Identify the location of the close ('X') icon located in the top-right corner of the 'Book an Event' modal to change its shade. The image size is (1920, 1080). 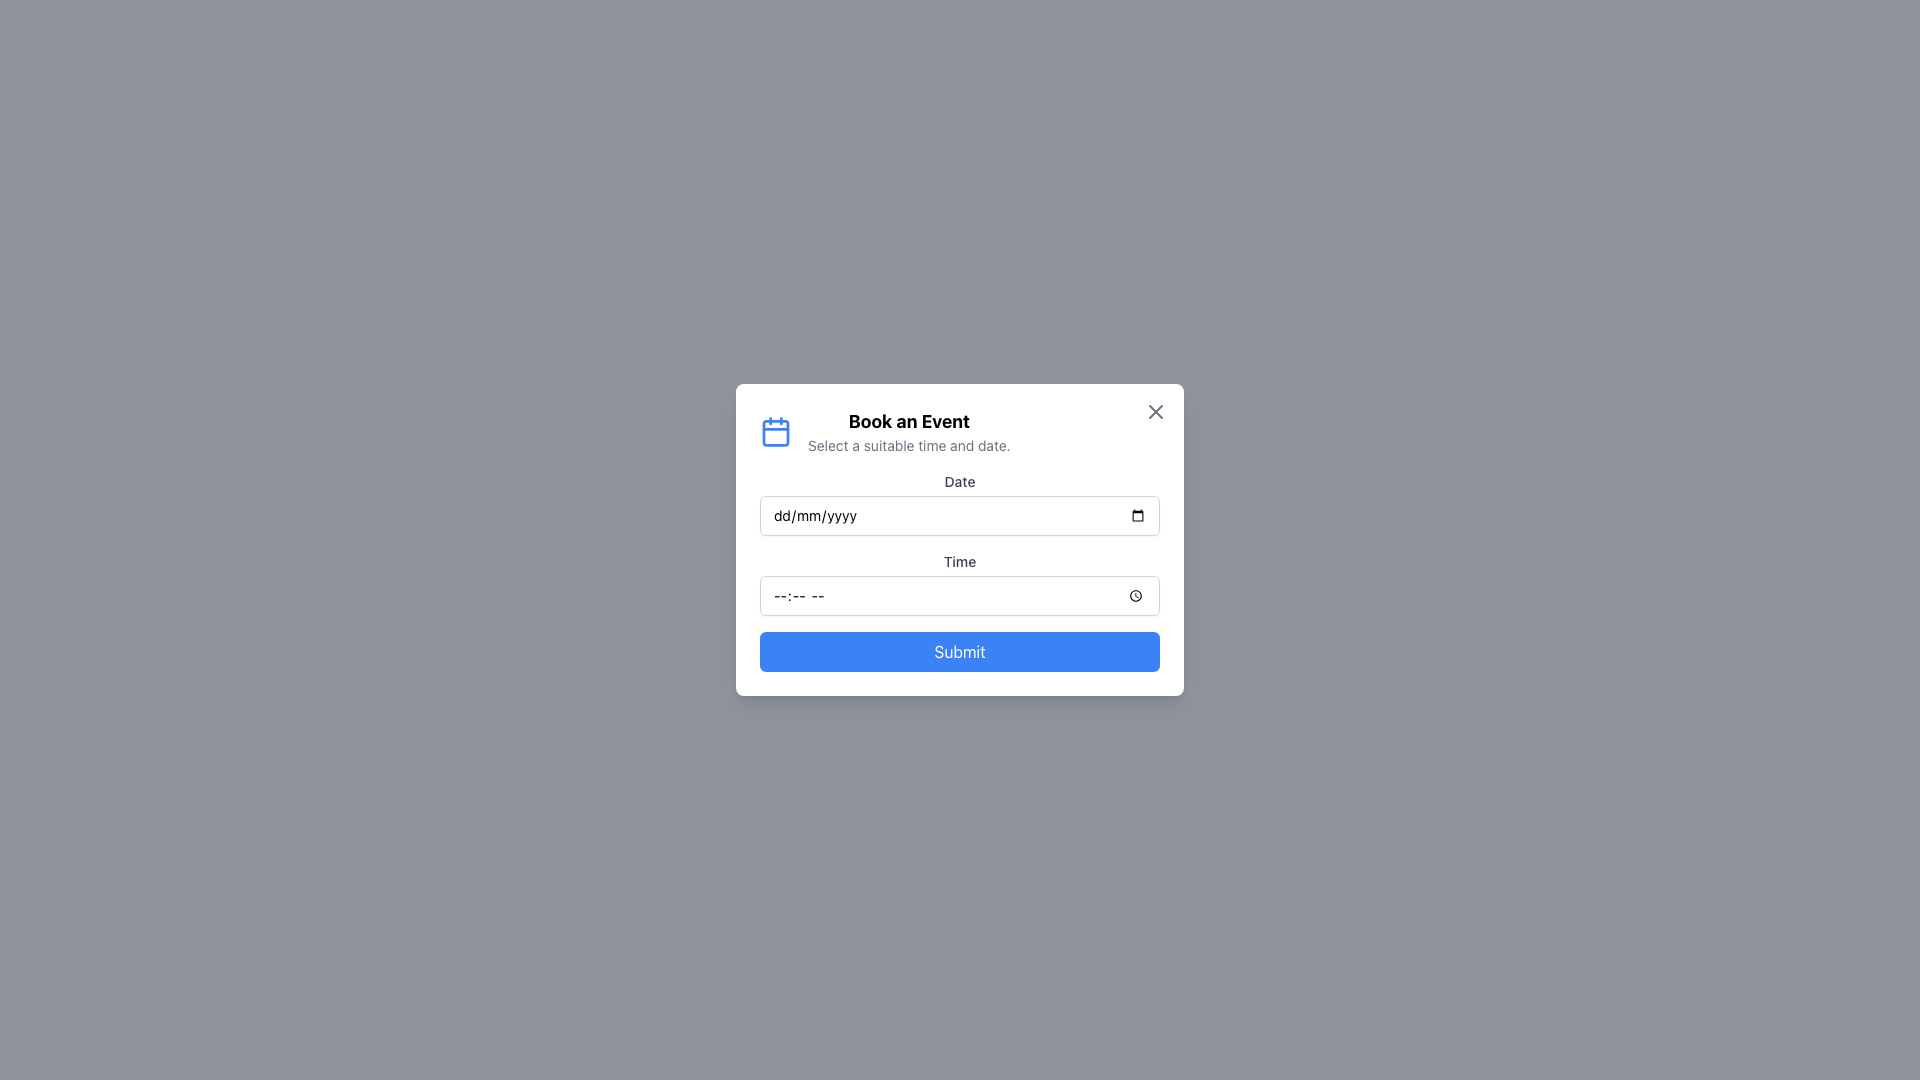
(1156, 411).